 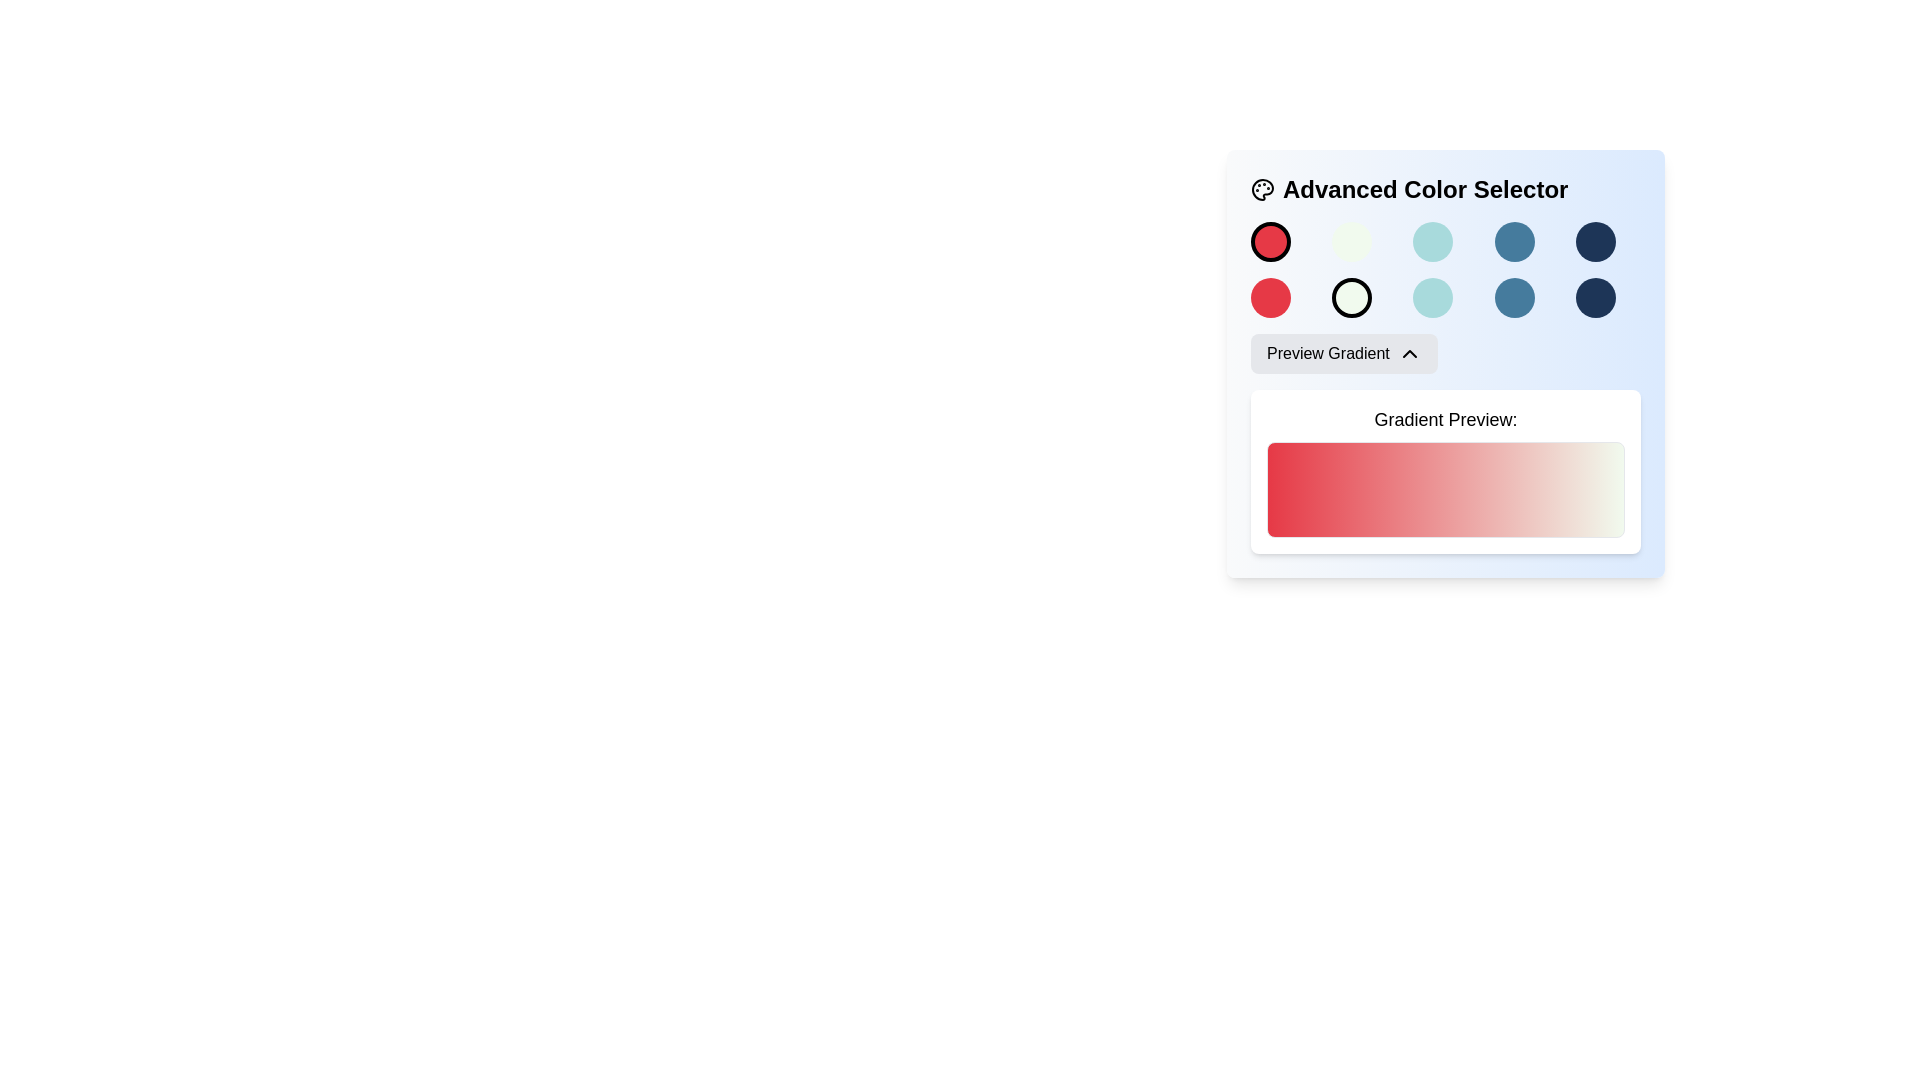 What do you see at coordinates (1432, 241) in the screenshot?
I see `the pastel teal color selection button located in the lower section of the color selection interface to change the application appearance` at bounding box center [1432, 241].